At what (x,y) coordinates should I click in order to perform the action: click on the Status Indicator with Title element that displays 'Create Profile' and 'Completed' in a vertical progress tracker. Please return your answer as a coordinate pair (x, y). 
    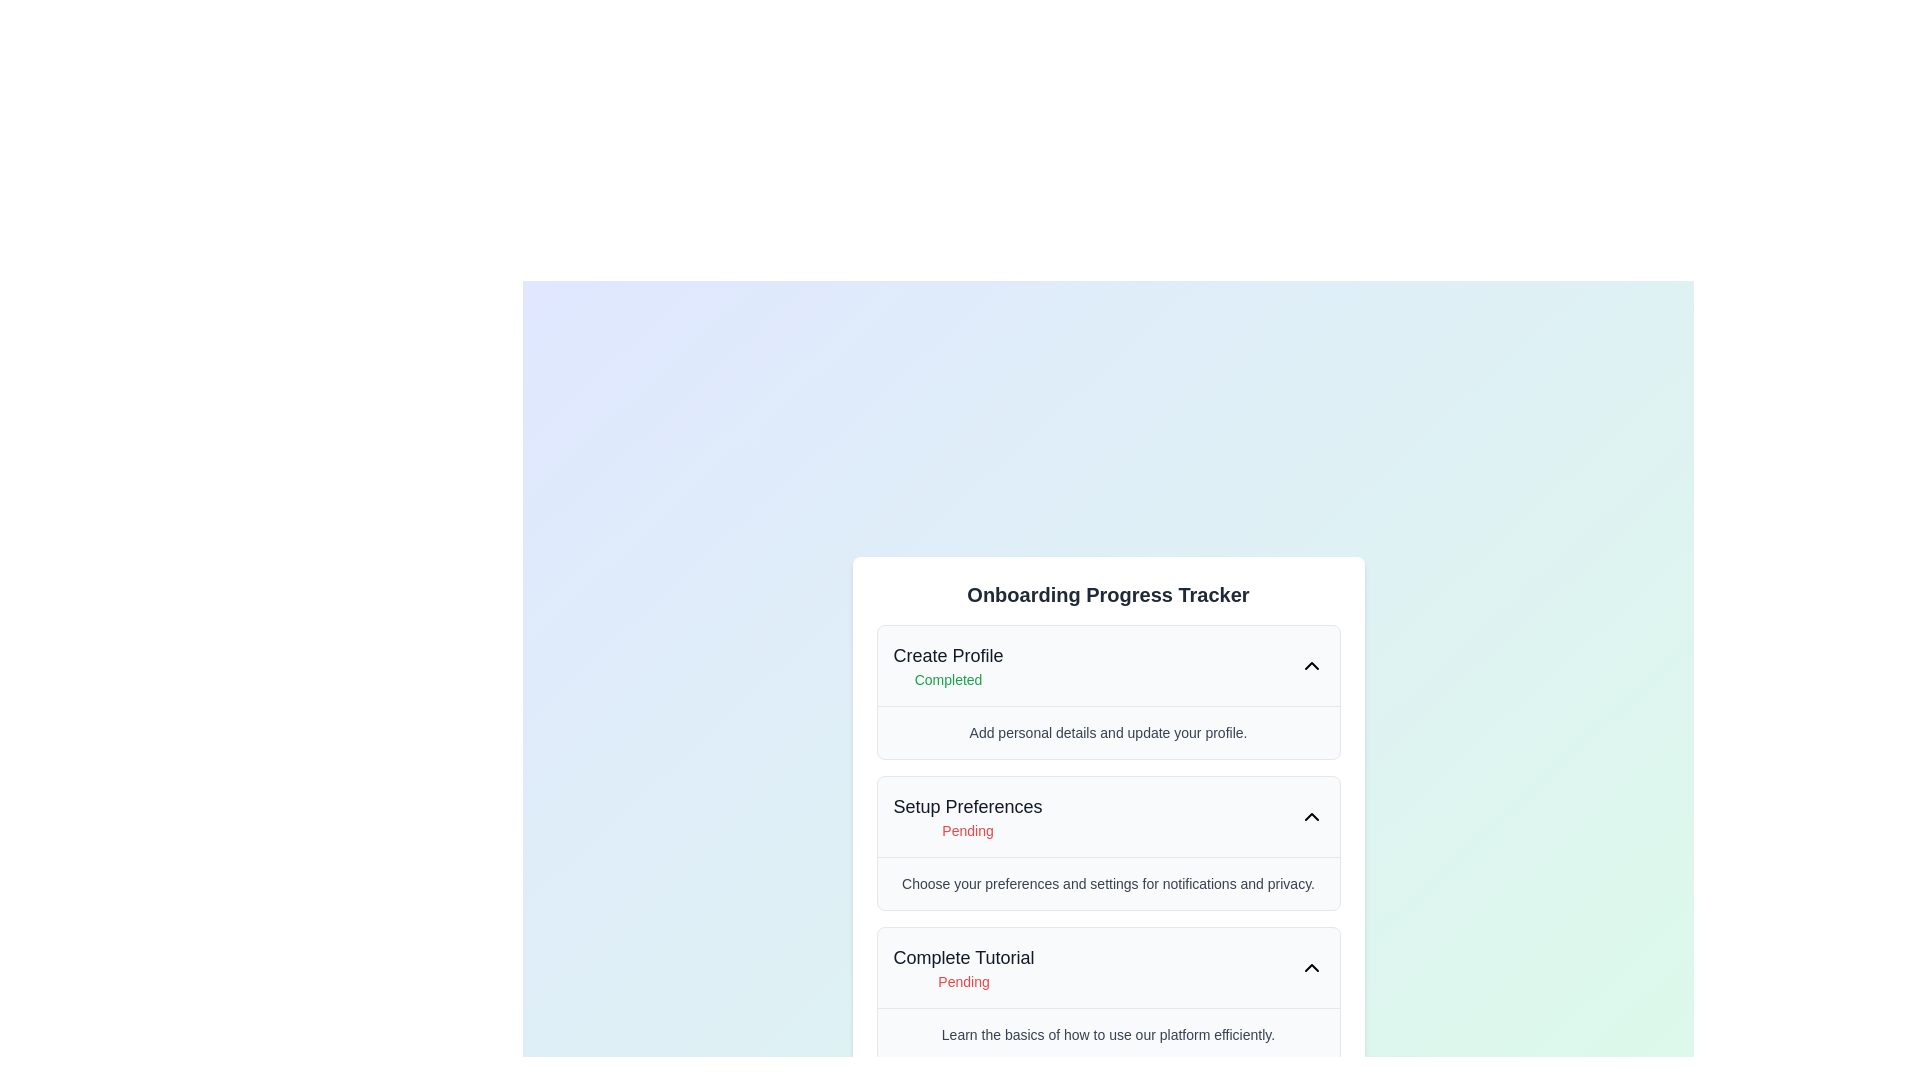
    Looking at the image, I should click on (947, 665).